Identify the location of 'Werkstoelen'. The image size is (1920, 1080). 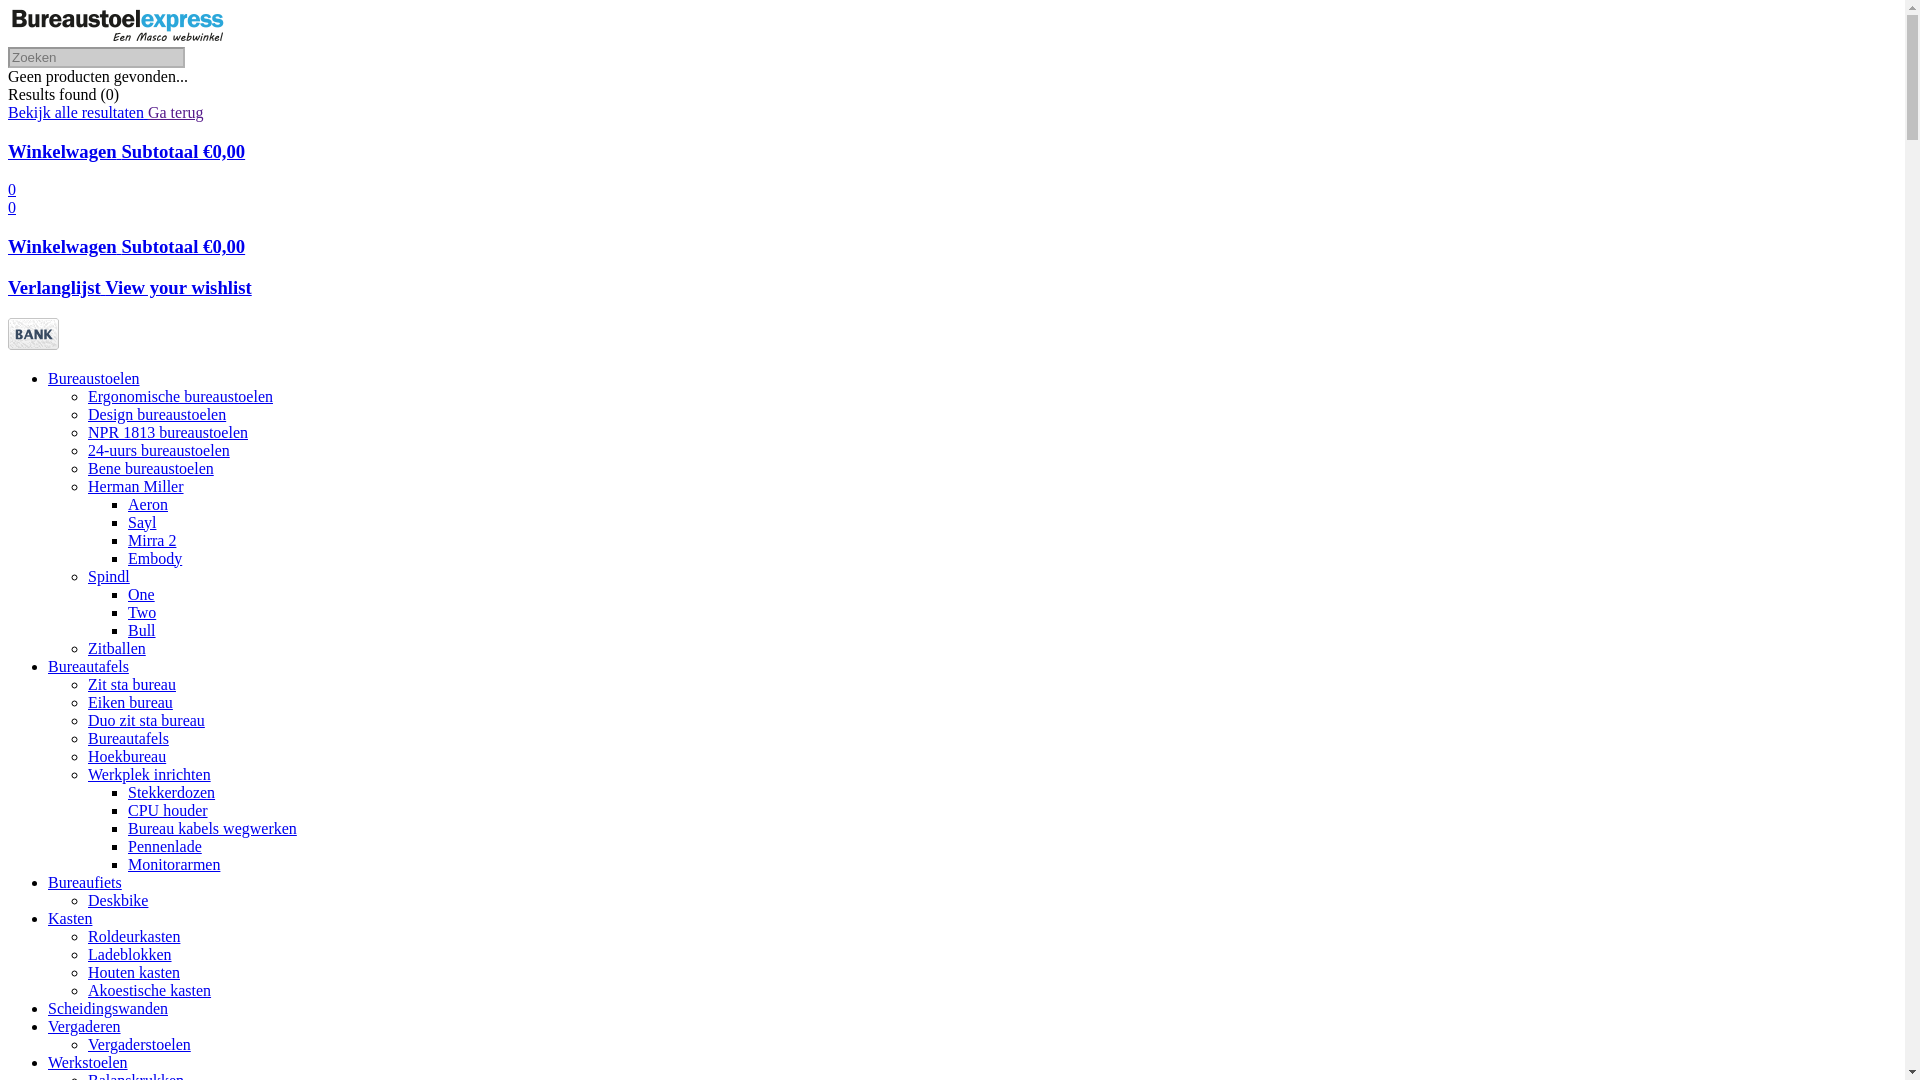
(86, 1061).